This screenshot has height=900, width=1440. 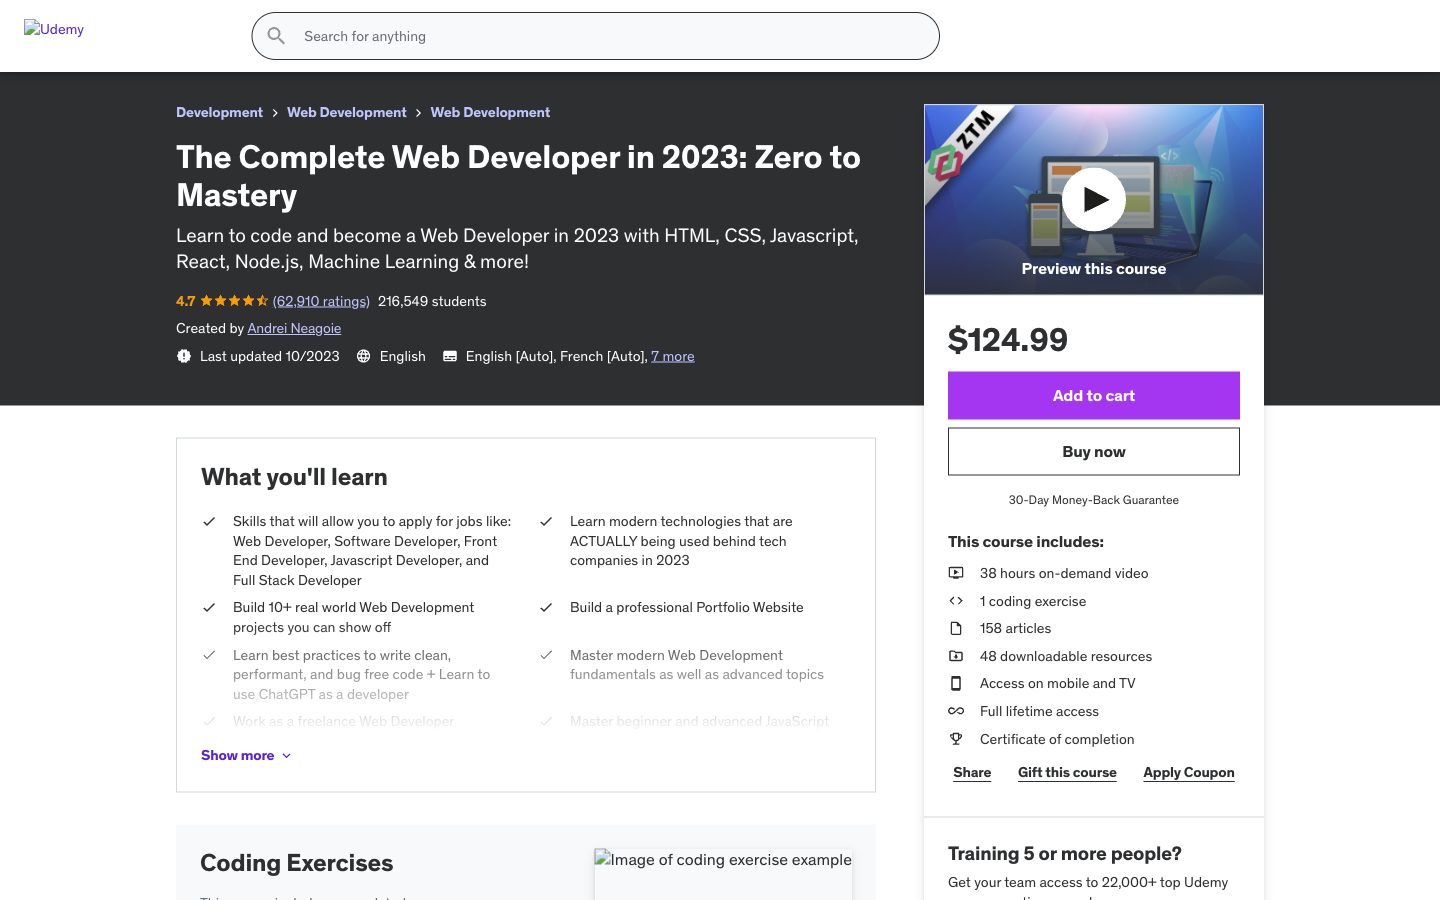 I want to click on see the next picture of the product, so click(x=845, y=514).